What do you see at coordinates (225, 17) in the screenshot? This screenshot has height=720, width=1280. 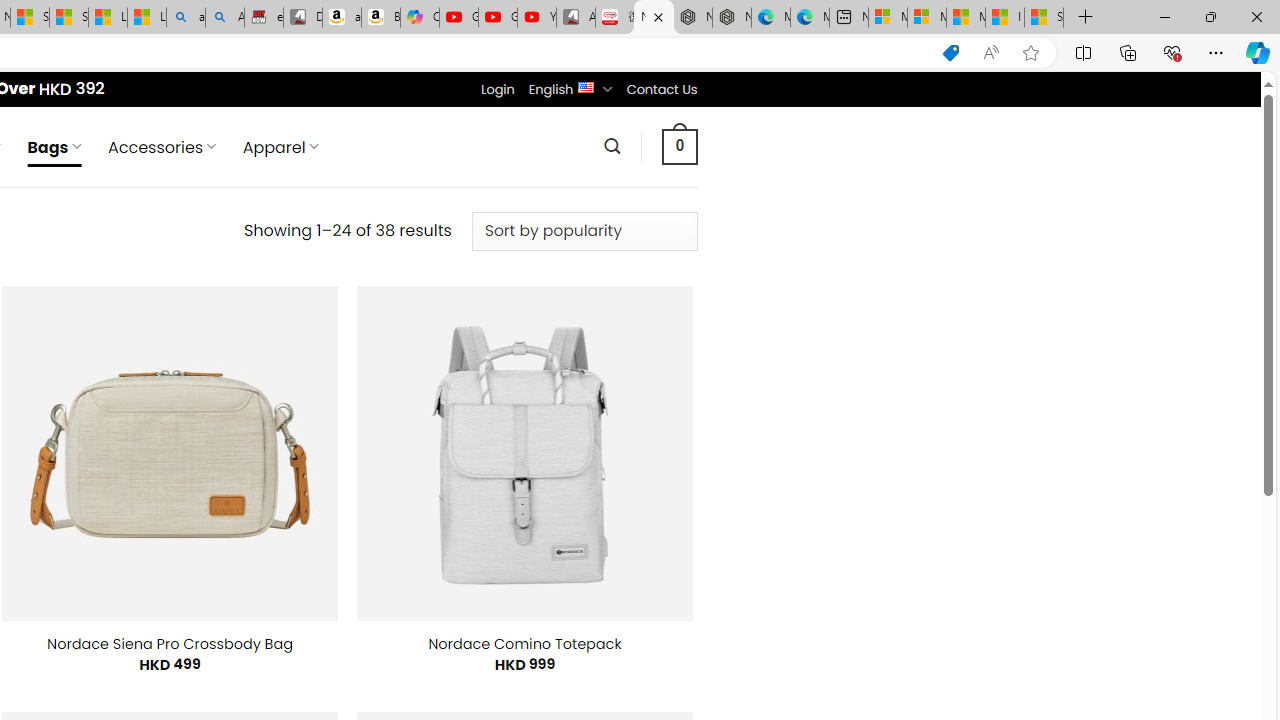 I see `'Amazon Echo Dot PNG - Search Images'` at bounding box center [225, 17].